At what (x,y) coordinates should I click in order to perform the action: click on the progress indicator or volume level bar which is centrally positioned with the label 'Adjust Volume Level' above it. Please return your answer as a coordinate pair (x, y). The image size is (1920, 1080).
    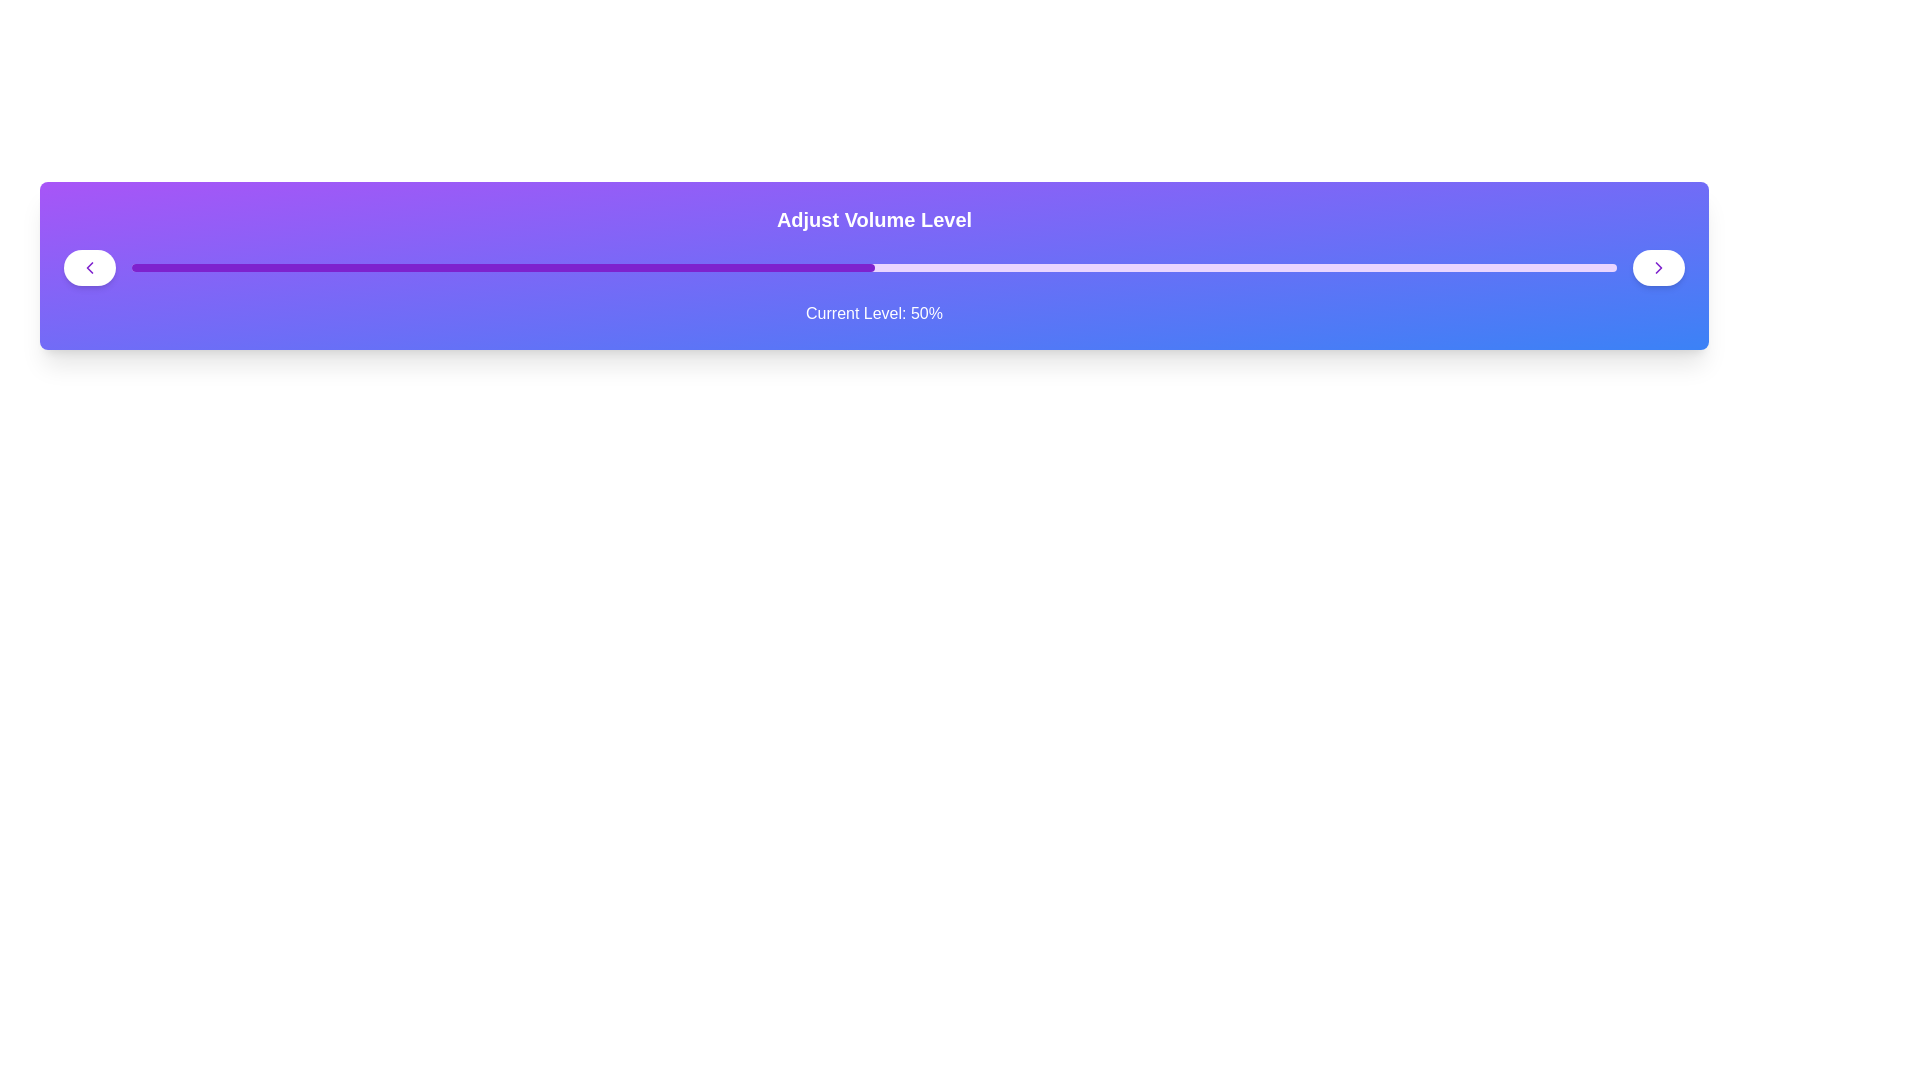
    Looking at the image, I should click on (874, 266).